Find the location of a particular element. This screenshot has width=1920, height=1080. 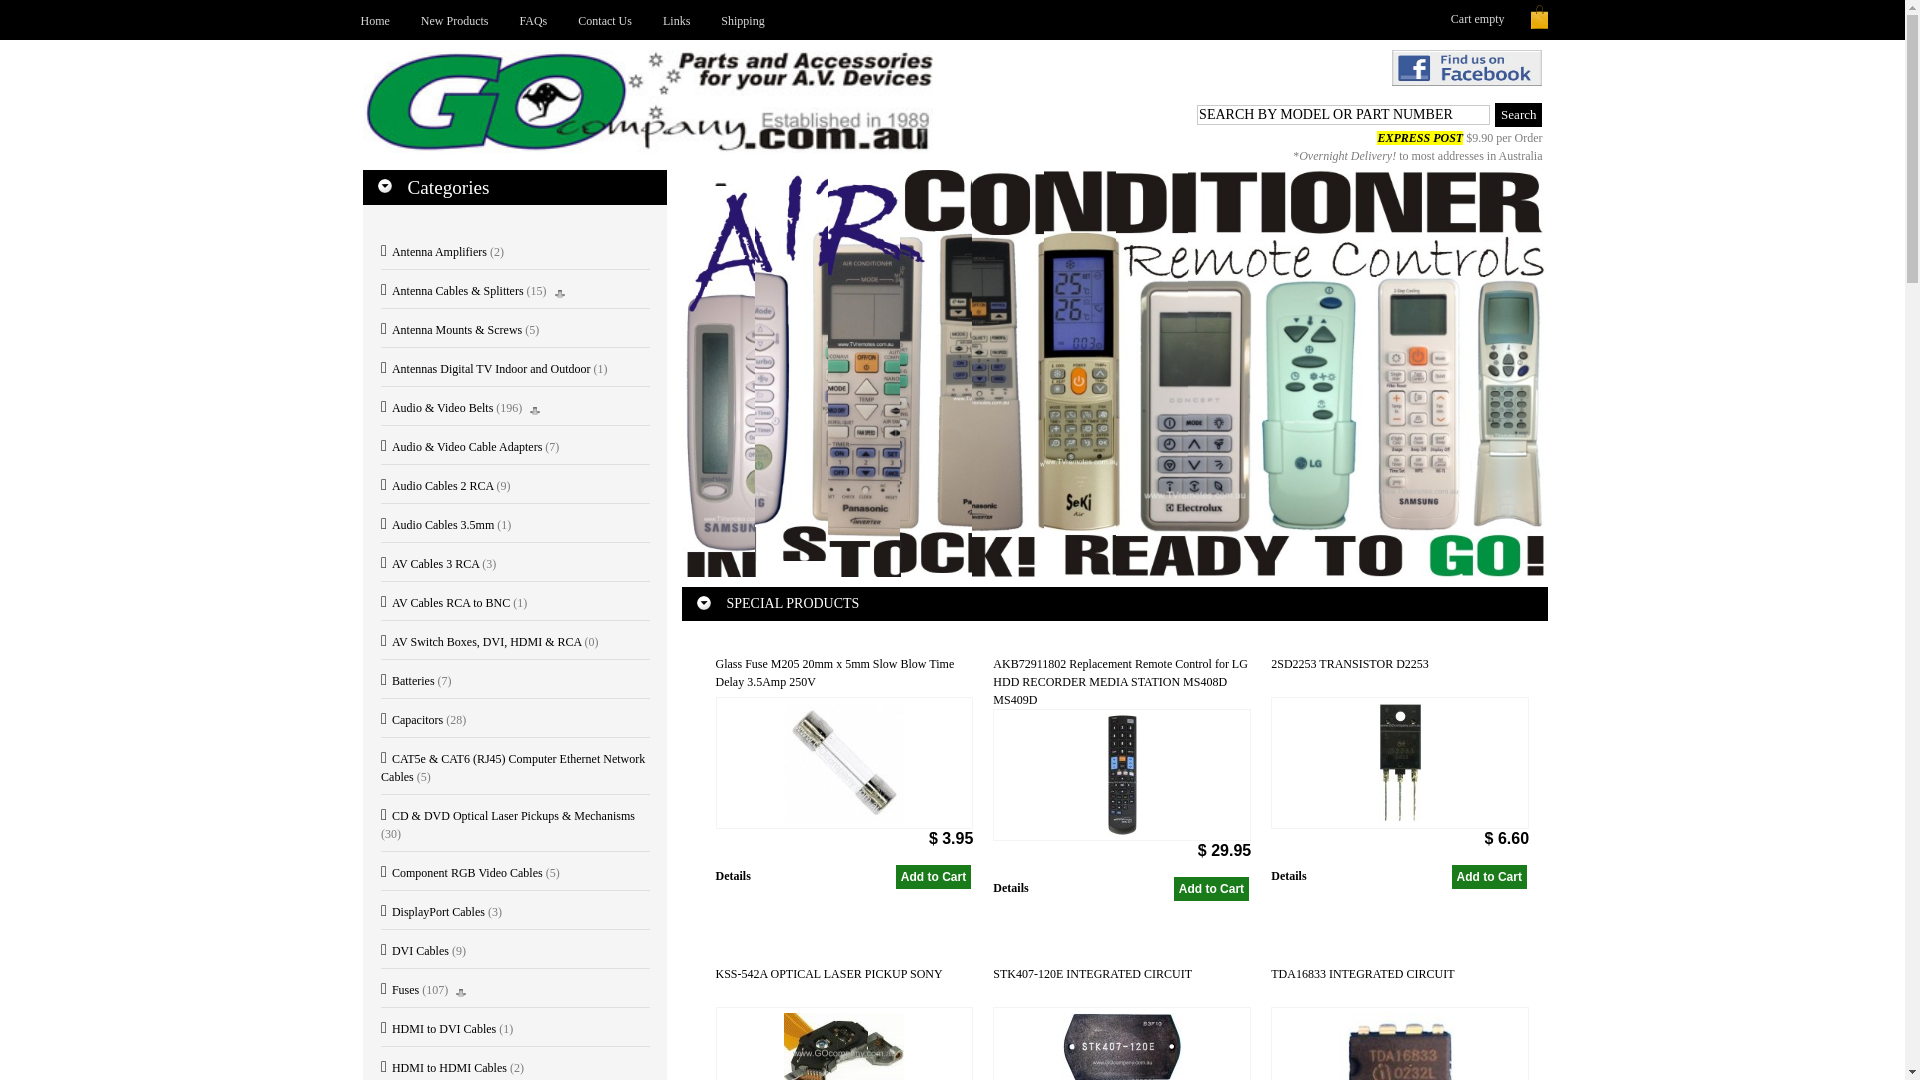

'CD & DVD Optical Laser Pickups & Mechanisms' is located at coordinates (508, 816).